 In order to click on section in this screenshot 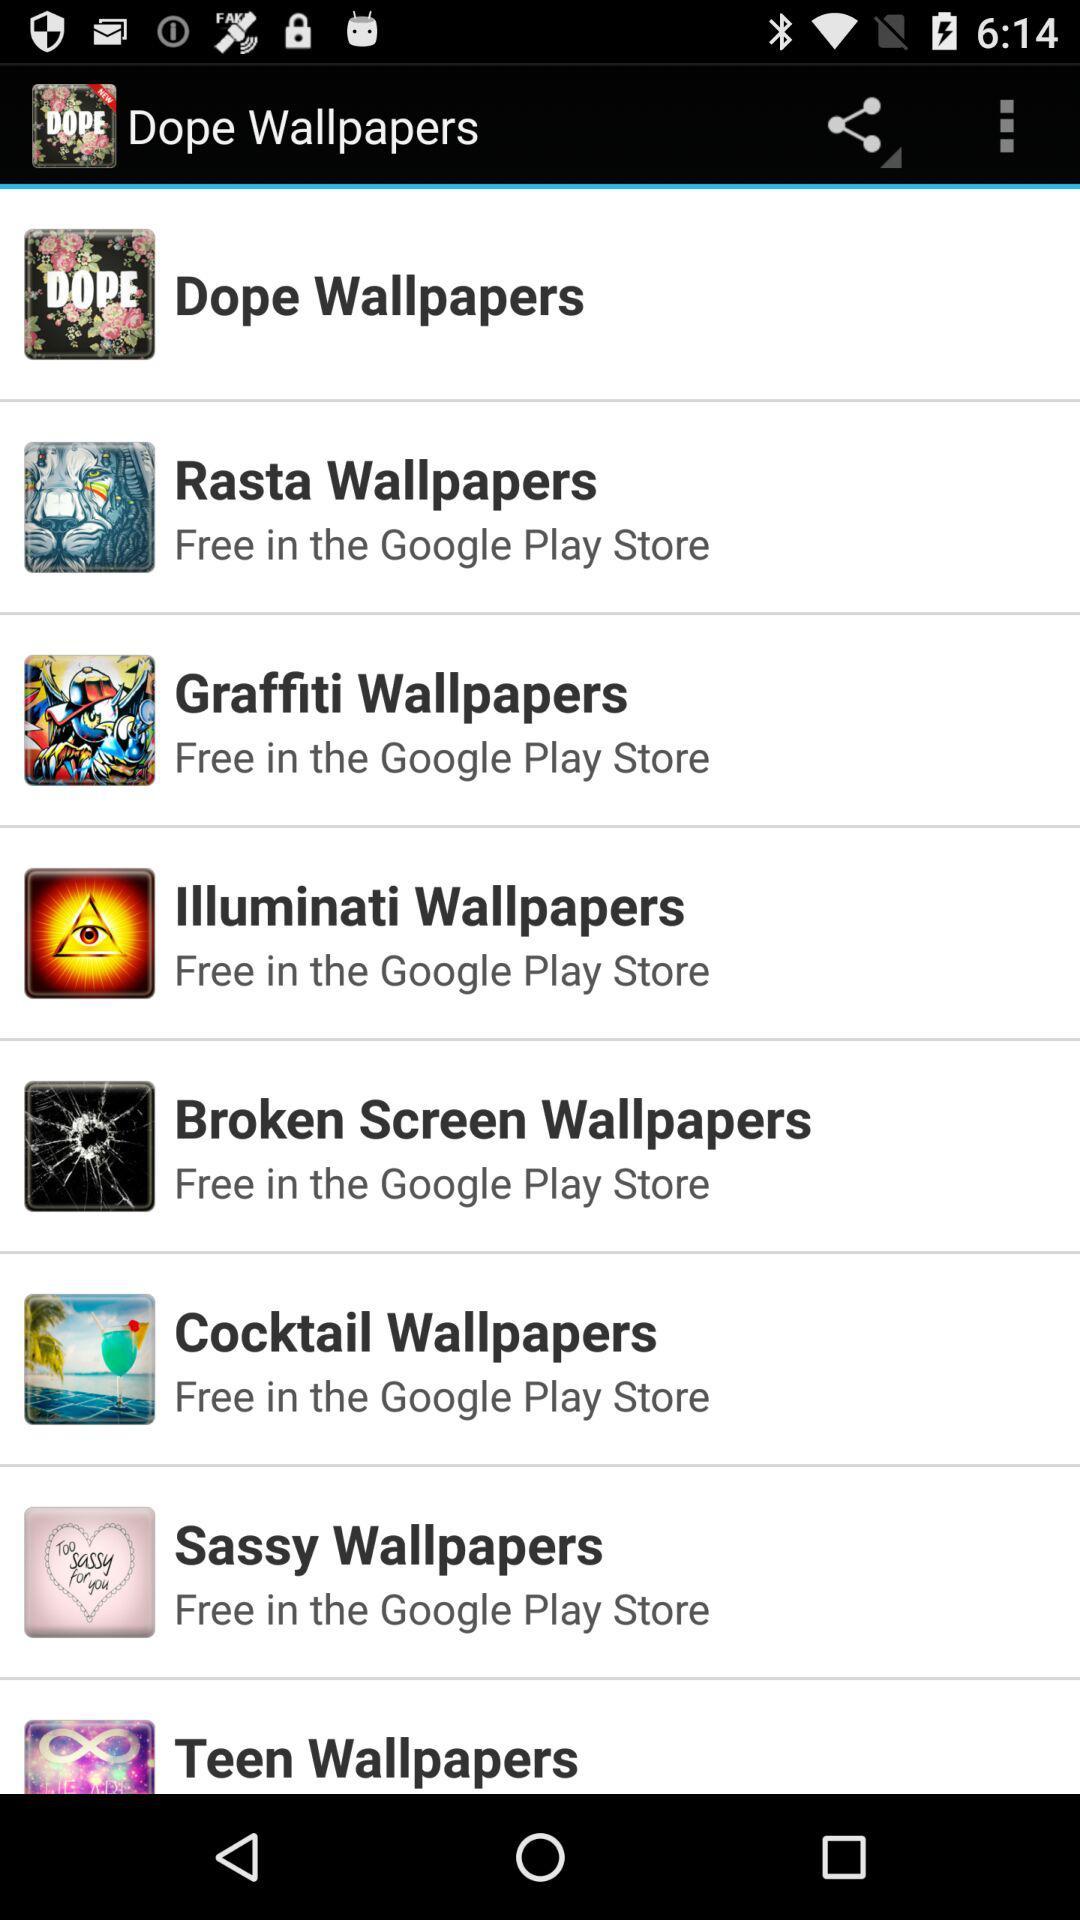, I will do `click(540, 1727)`.